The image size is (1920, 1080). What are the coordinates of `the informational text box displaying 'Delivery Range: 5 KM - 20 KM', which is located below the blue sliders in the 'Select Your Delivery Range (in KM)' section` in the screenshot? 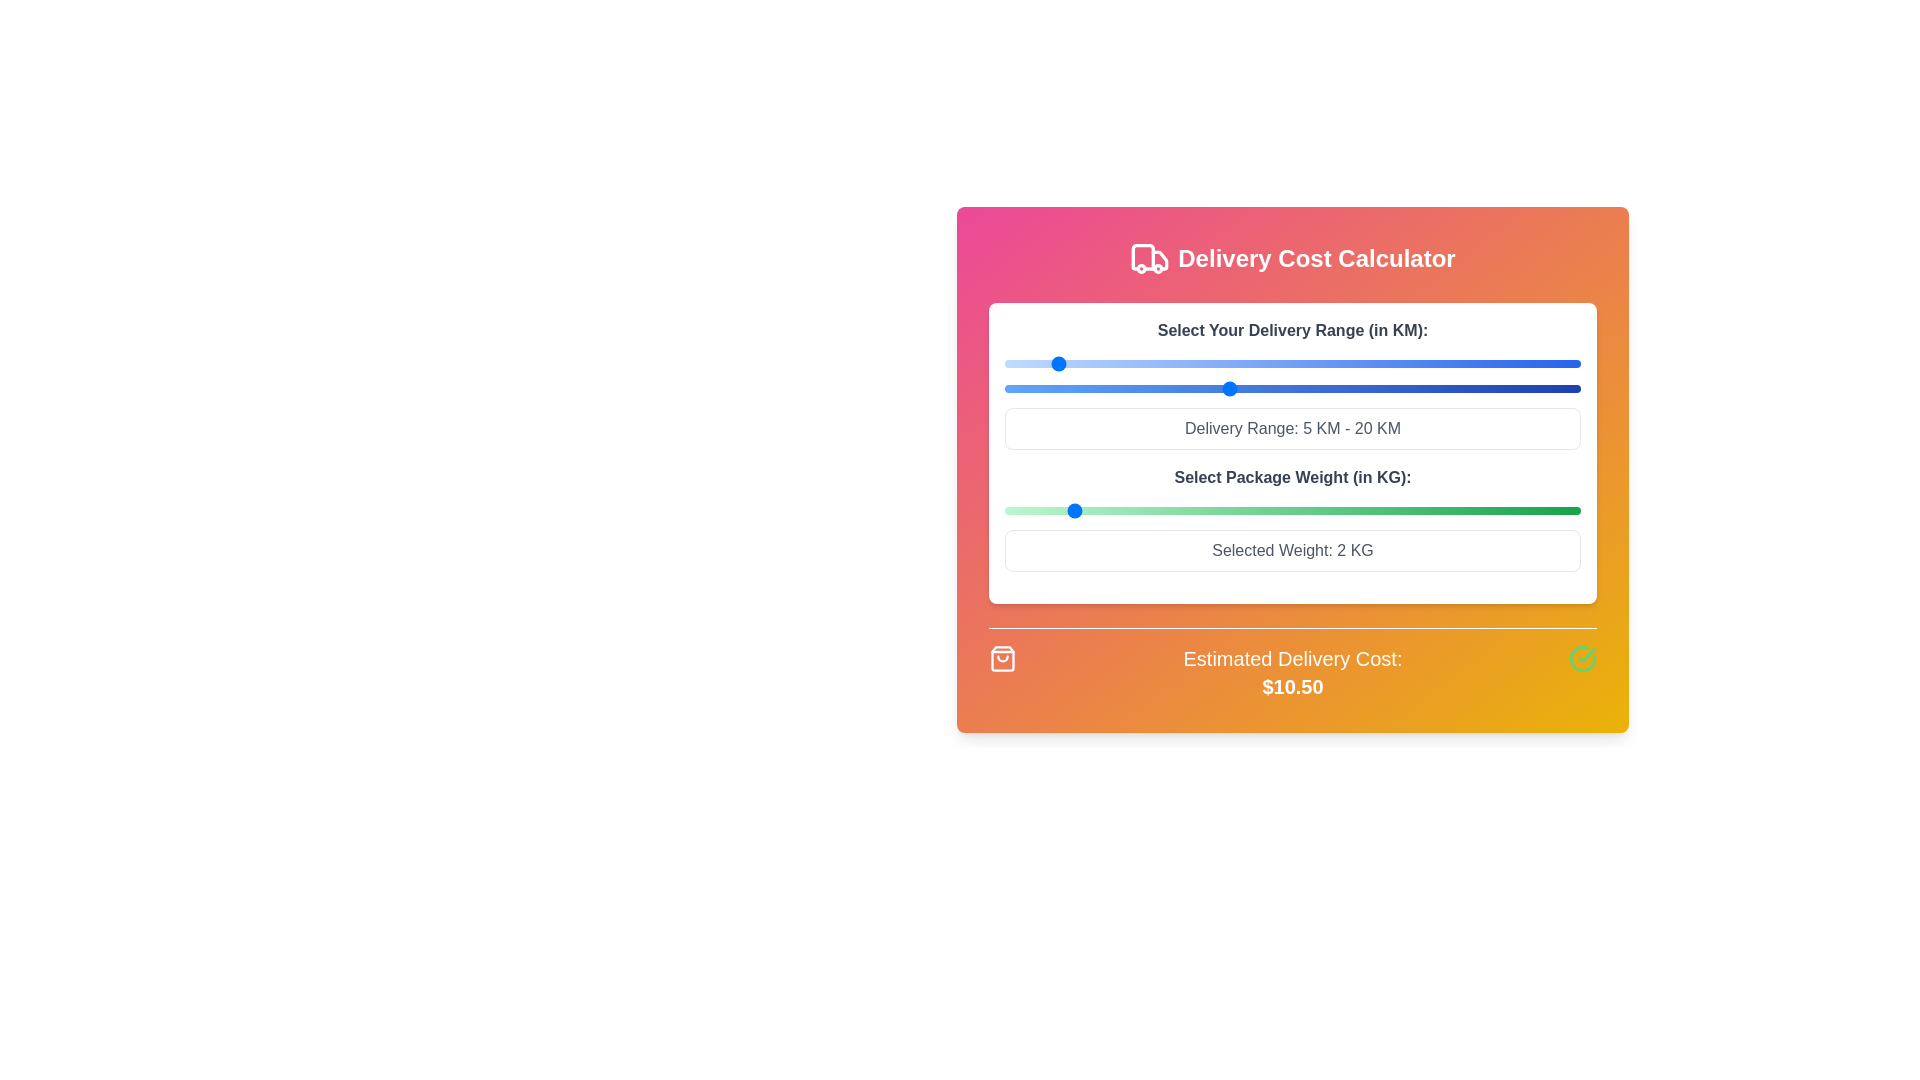 It's located at (1292, 427).